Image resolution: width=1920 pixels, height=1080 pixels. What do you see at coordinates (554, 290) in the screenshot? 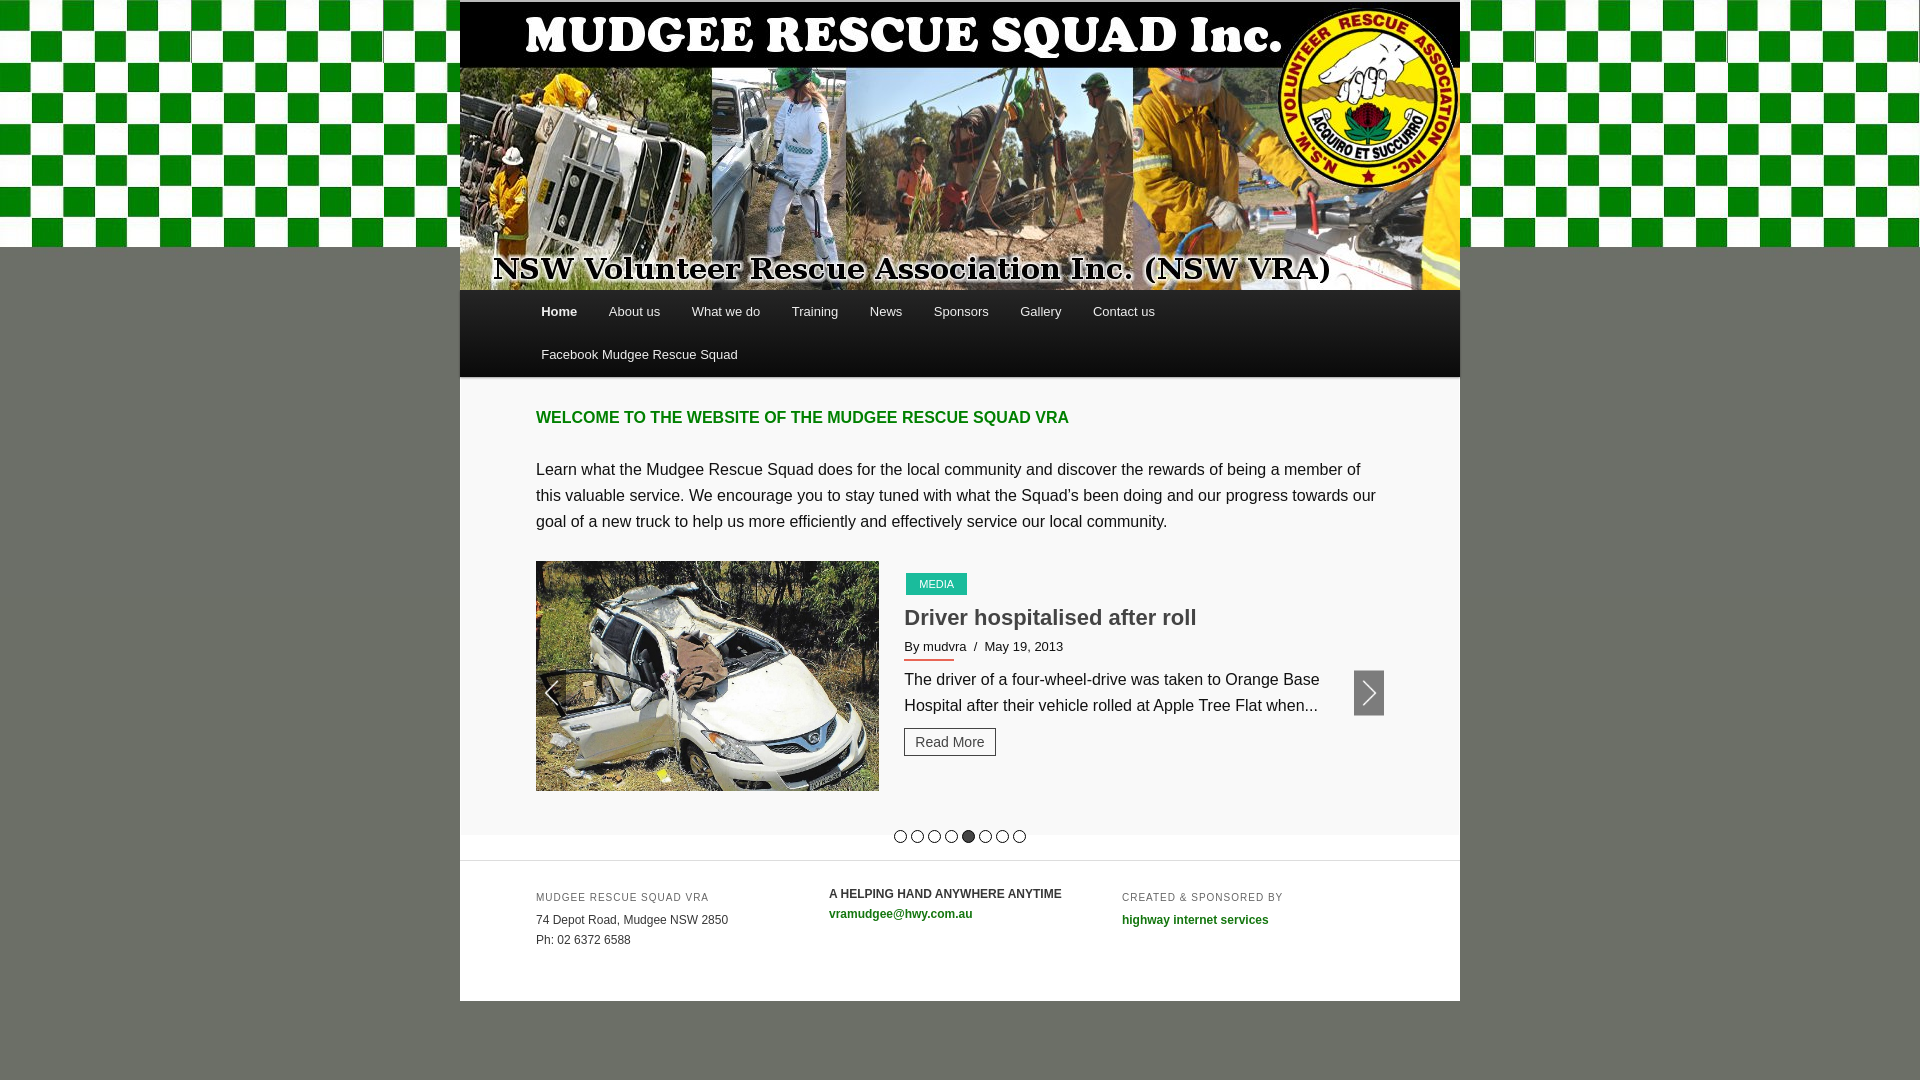
I see `'Skip to primary content'` at bounding box center [554, 290].